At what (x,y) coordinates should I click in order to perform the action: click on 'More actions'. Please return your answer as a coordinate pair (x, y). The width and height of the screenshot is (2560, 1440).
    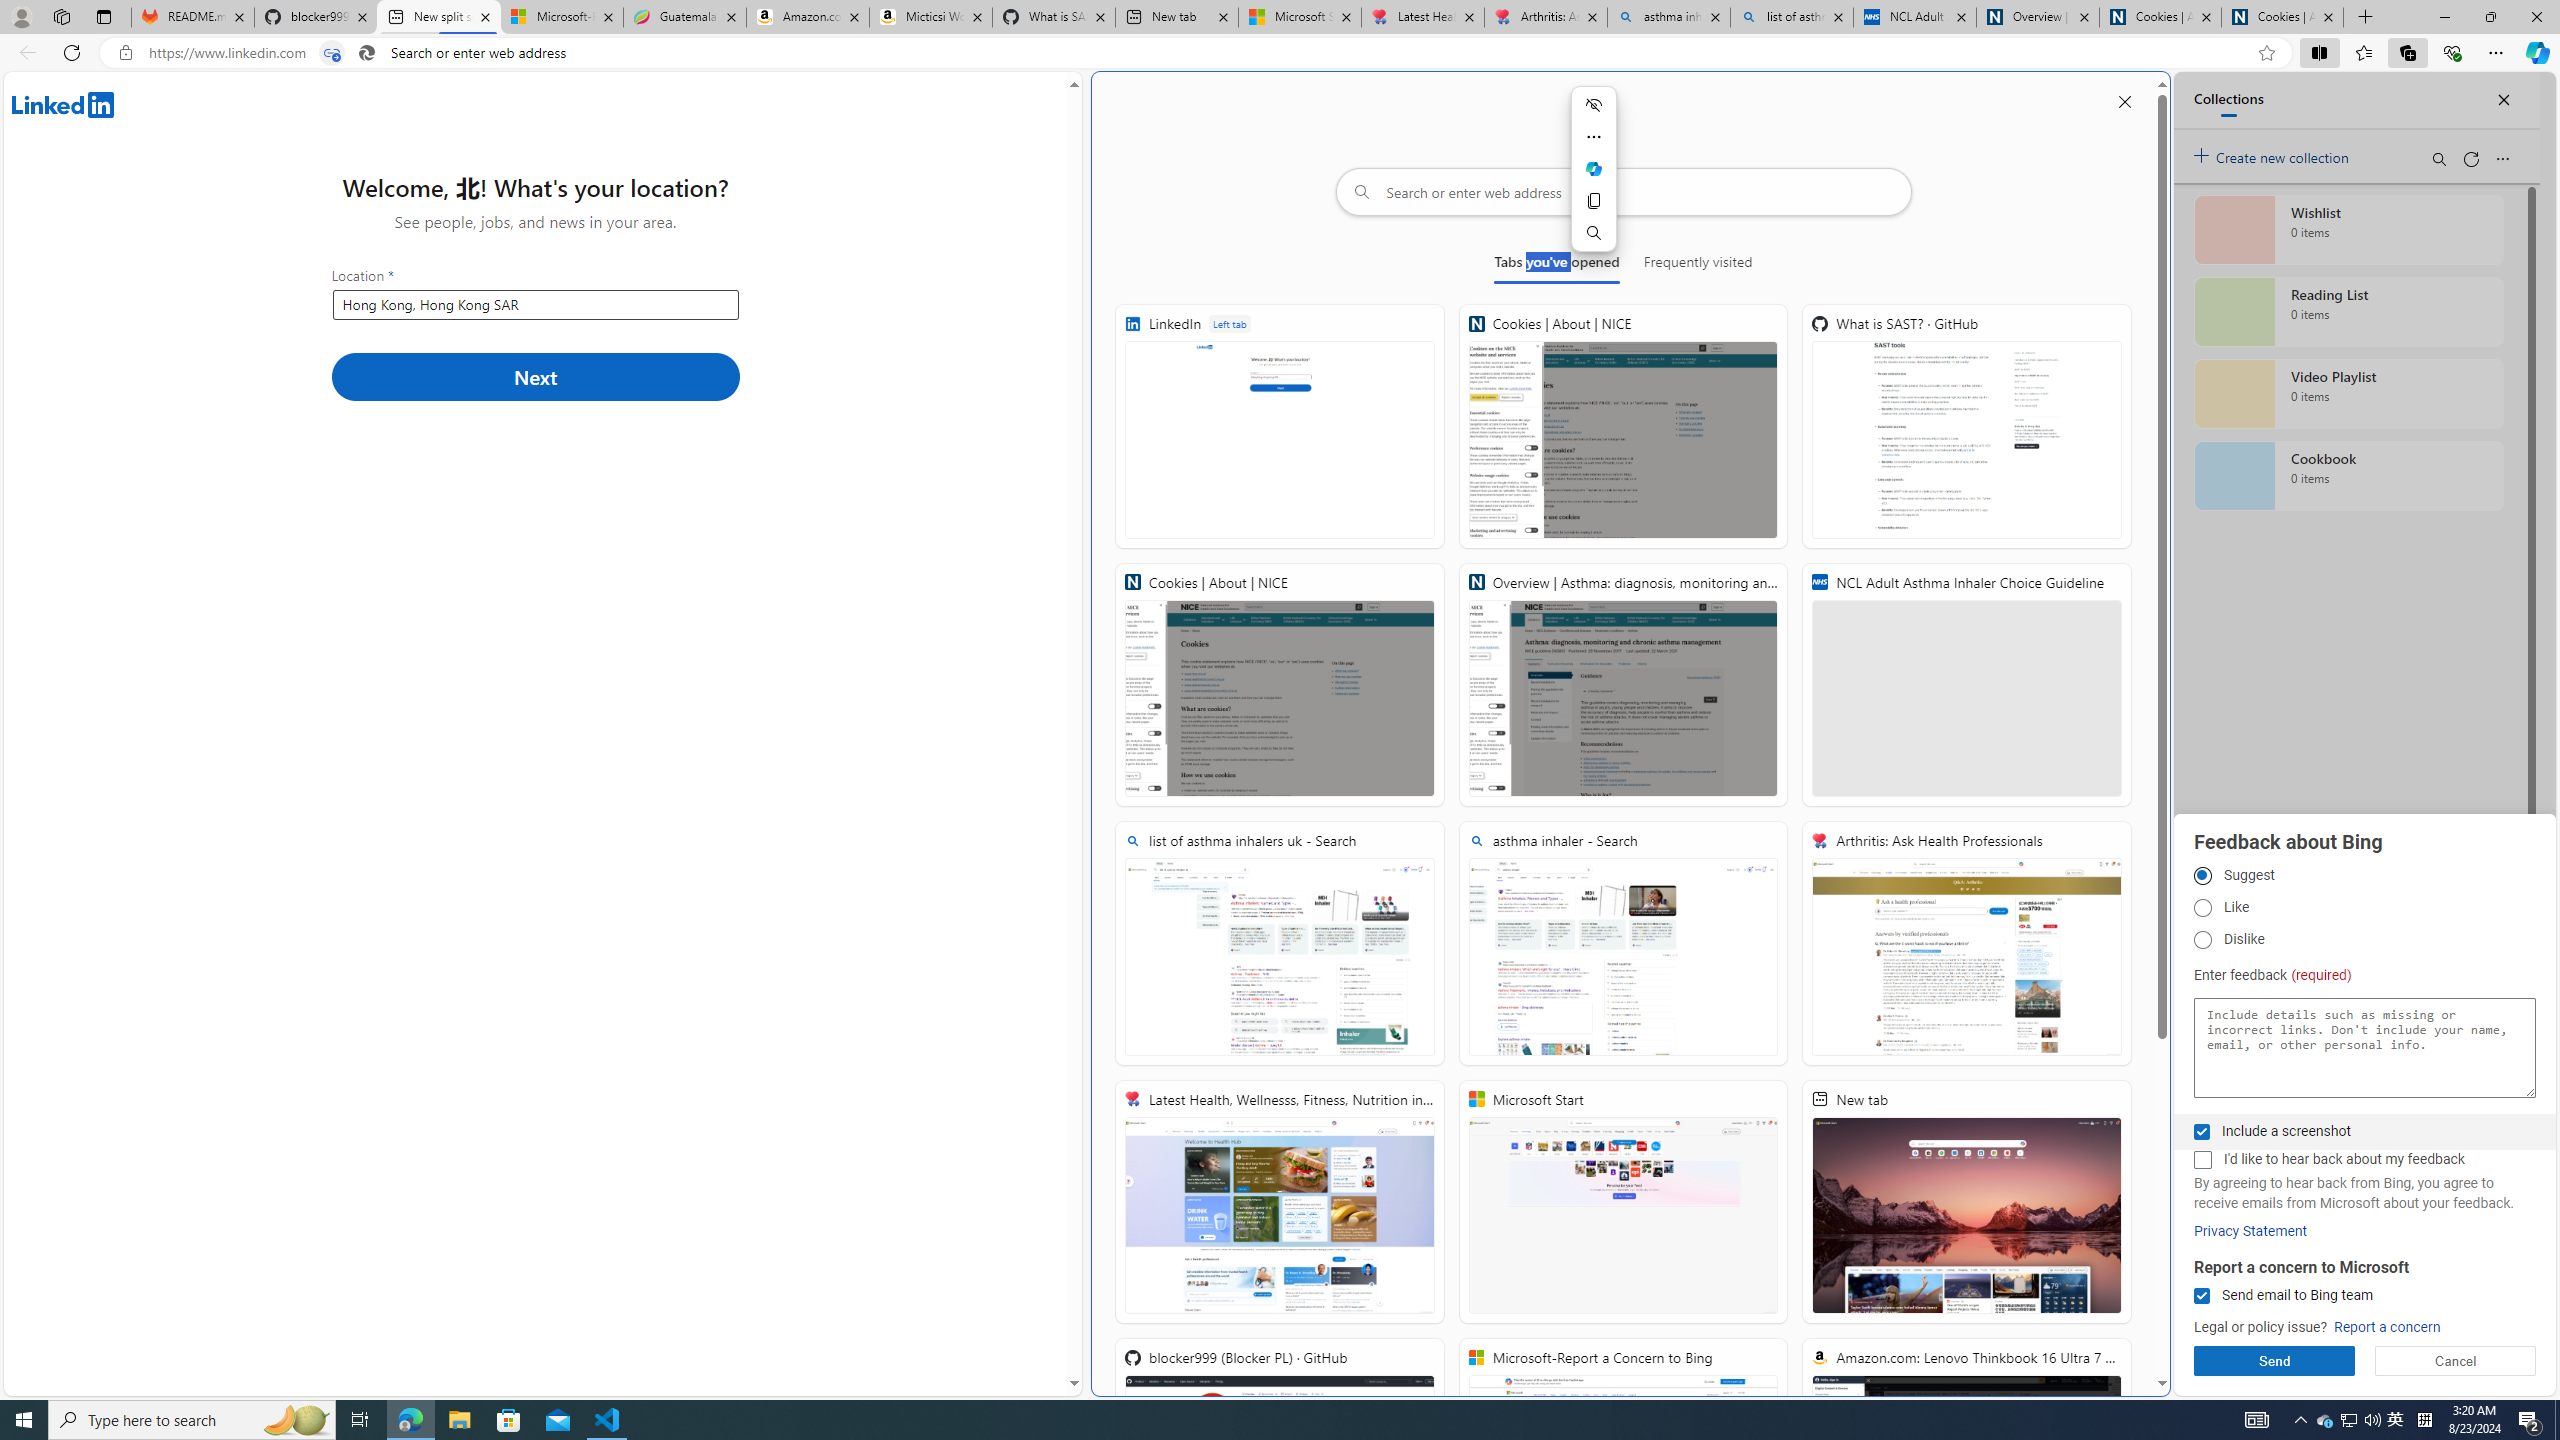
    Looking at the image, I should click on (1593, 135).